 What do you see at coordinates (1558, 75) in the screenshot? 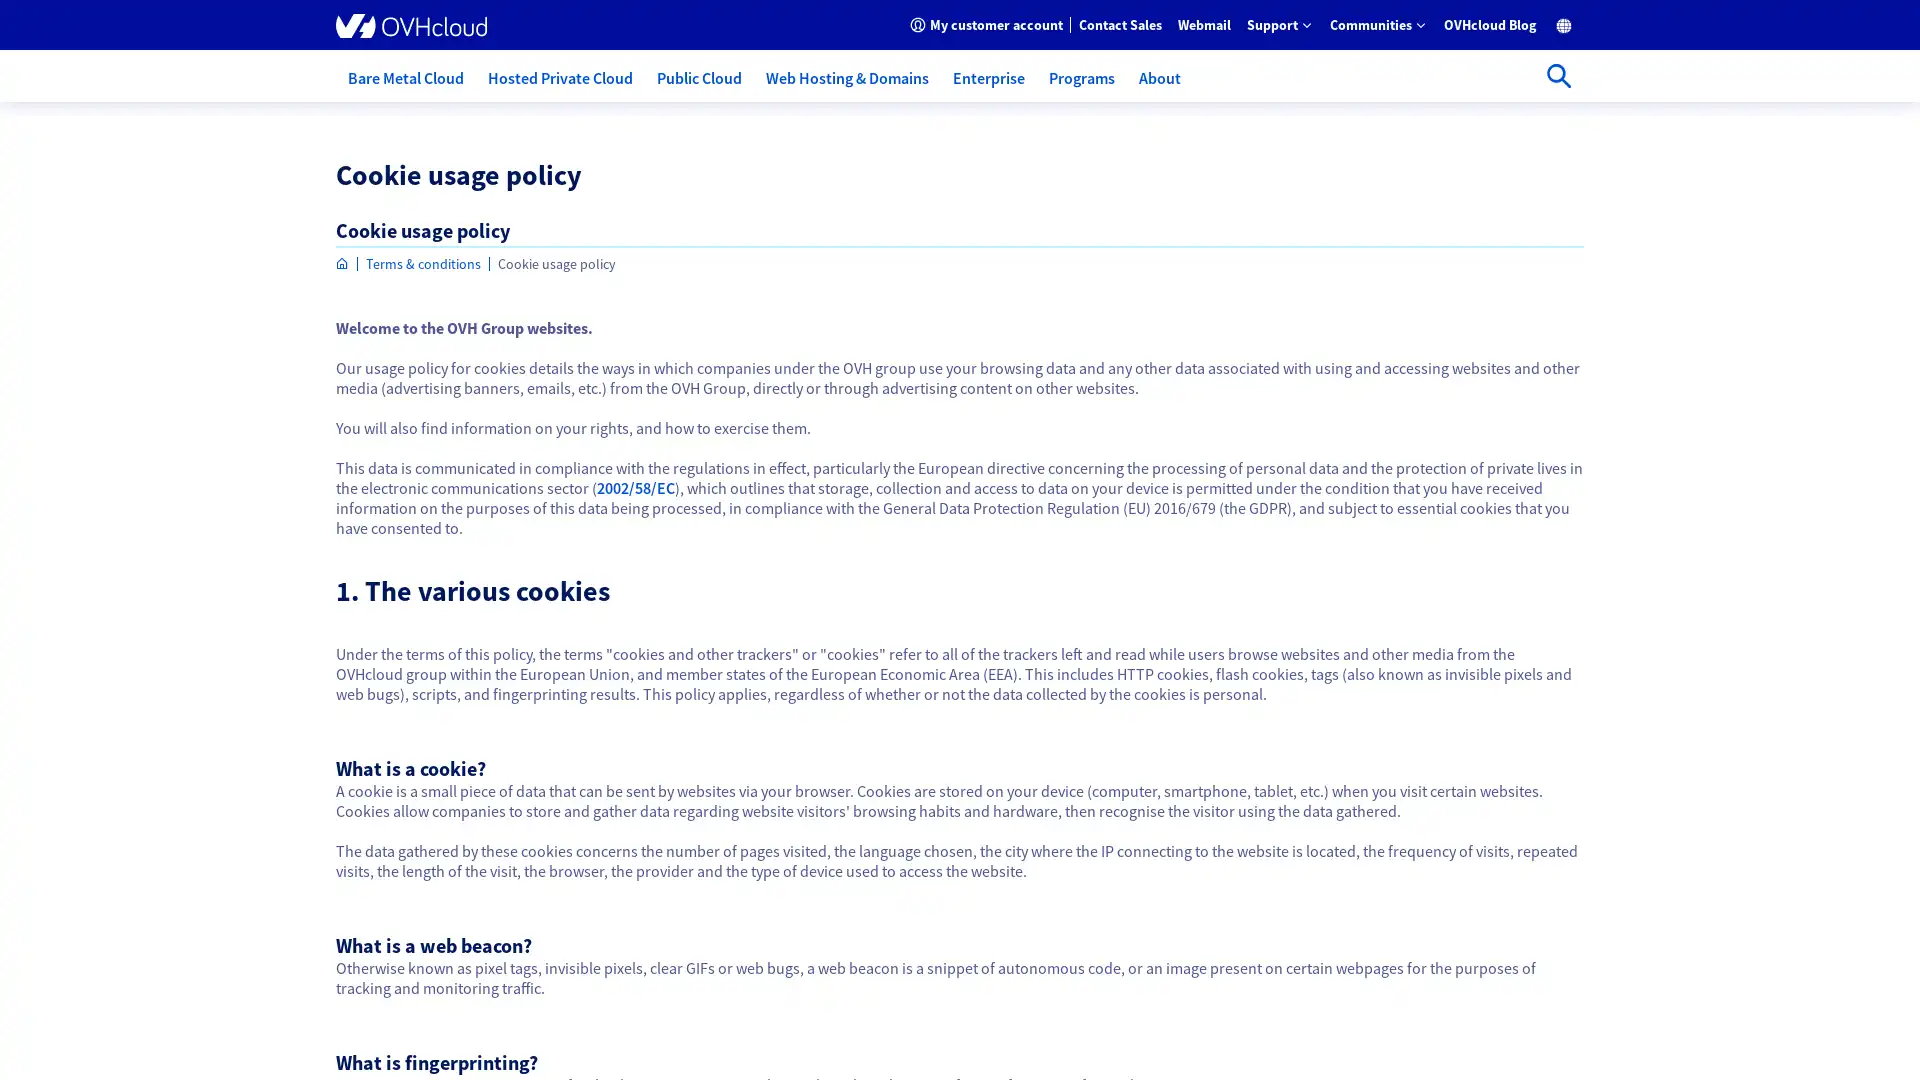
I see `Open search bar` at bounding box center [1558, 75].